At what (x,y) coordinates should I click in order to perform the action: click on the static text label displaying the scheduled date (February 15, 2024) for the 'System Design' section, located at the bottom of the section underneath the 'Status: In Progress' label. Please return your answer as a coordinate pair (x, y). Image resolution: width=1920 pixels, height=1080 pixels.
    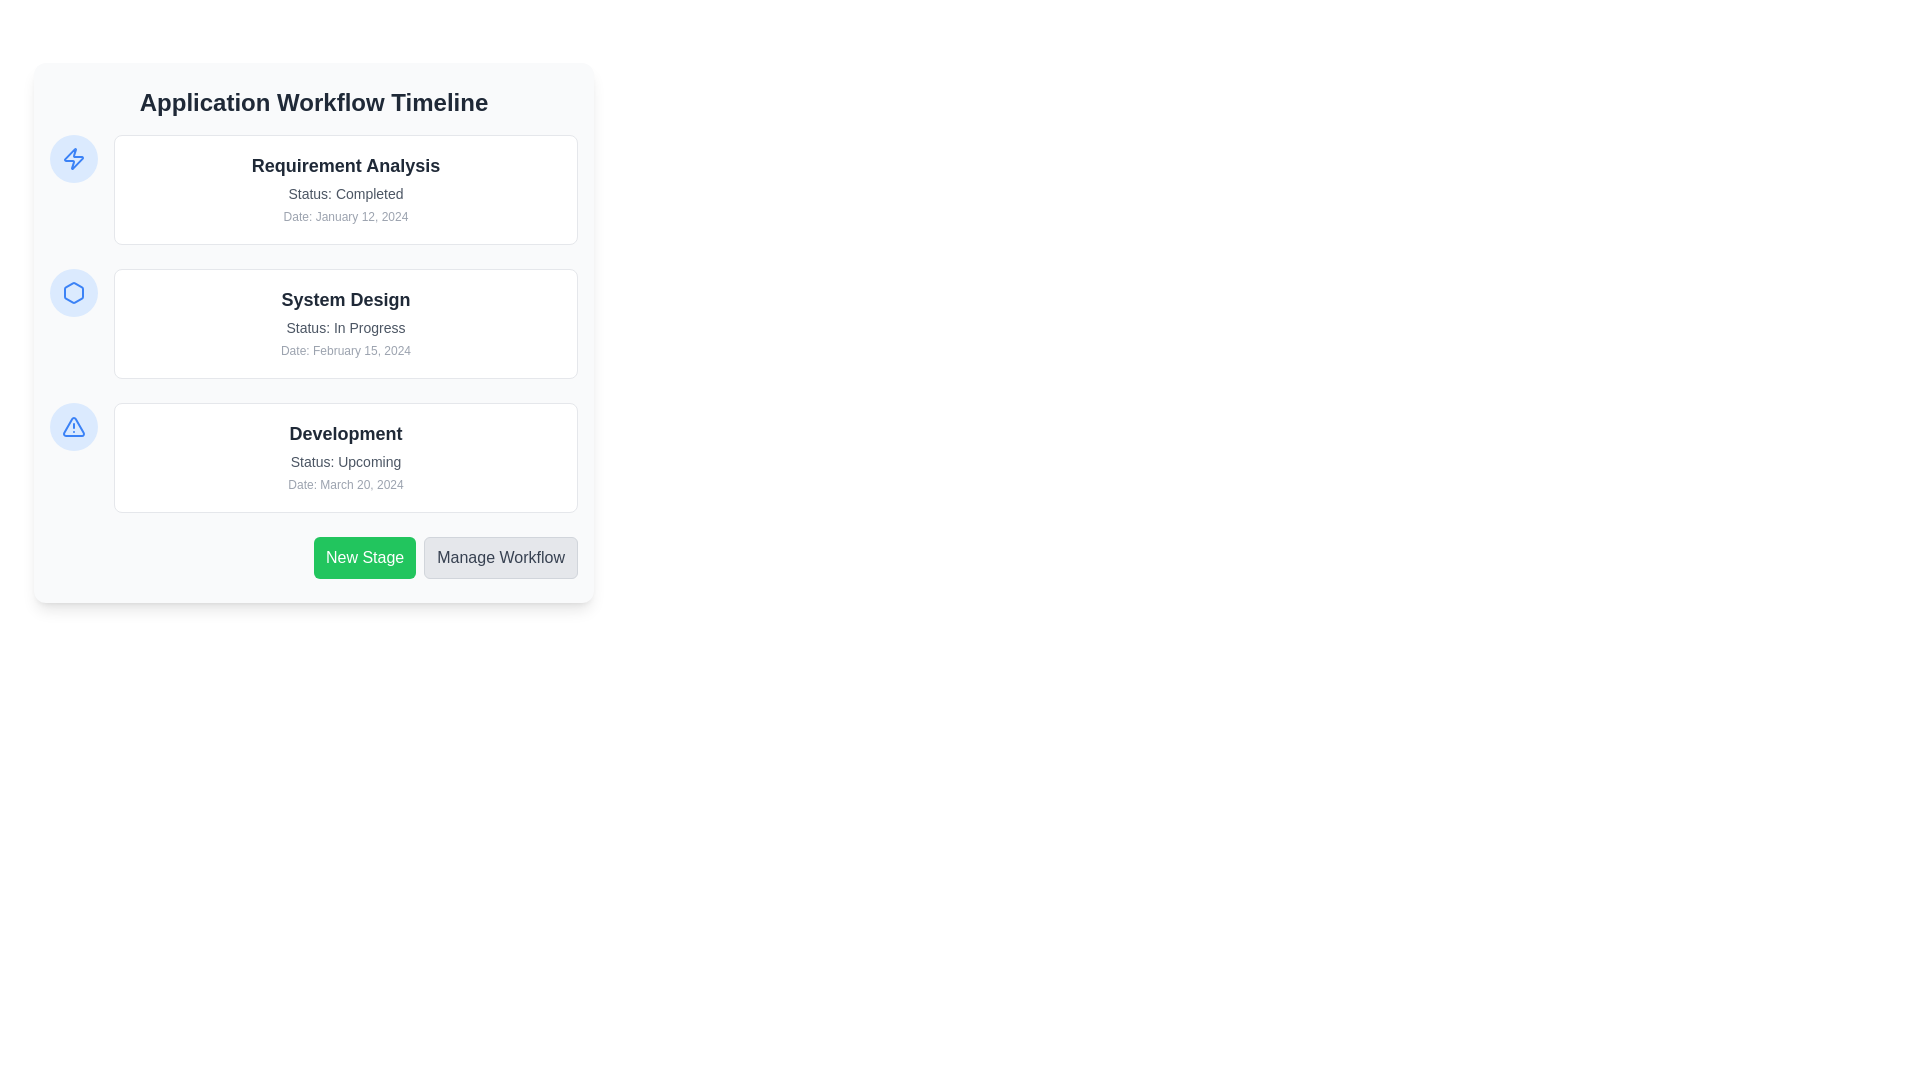
    Looking at the image, I should click on (345, 350).